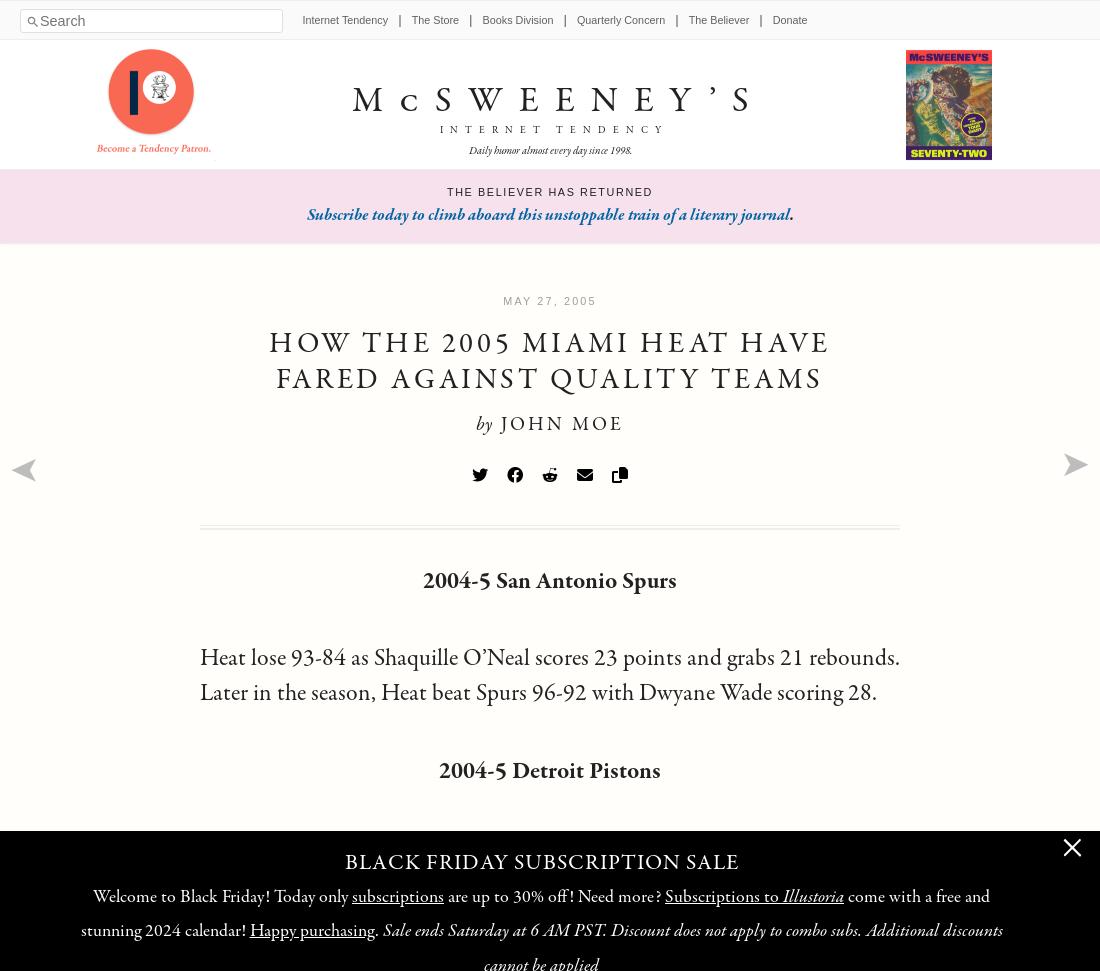 The image size is (1100, 971). What do you see at coordinates (723, 896) in the screenshot?
I see `'Subscriptions to'` at bounding box center [723, 896].